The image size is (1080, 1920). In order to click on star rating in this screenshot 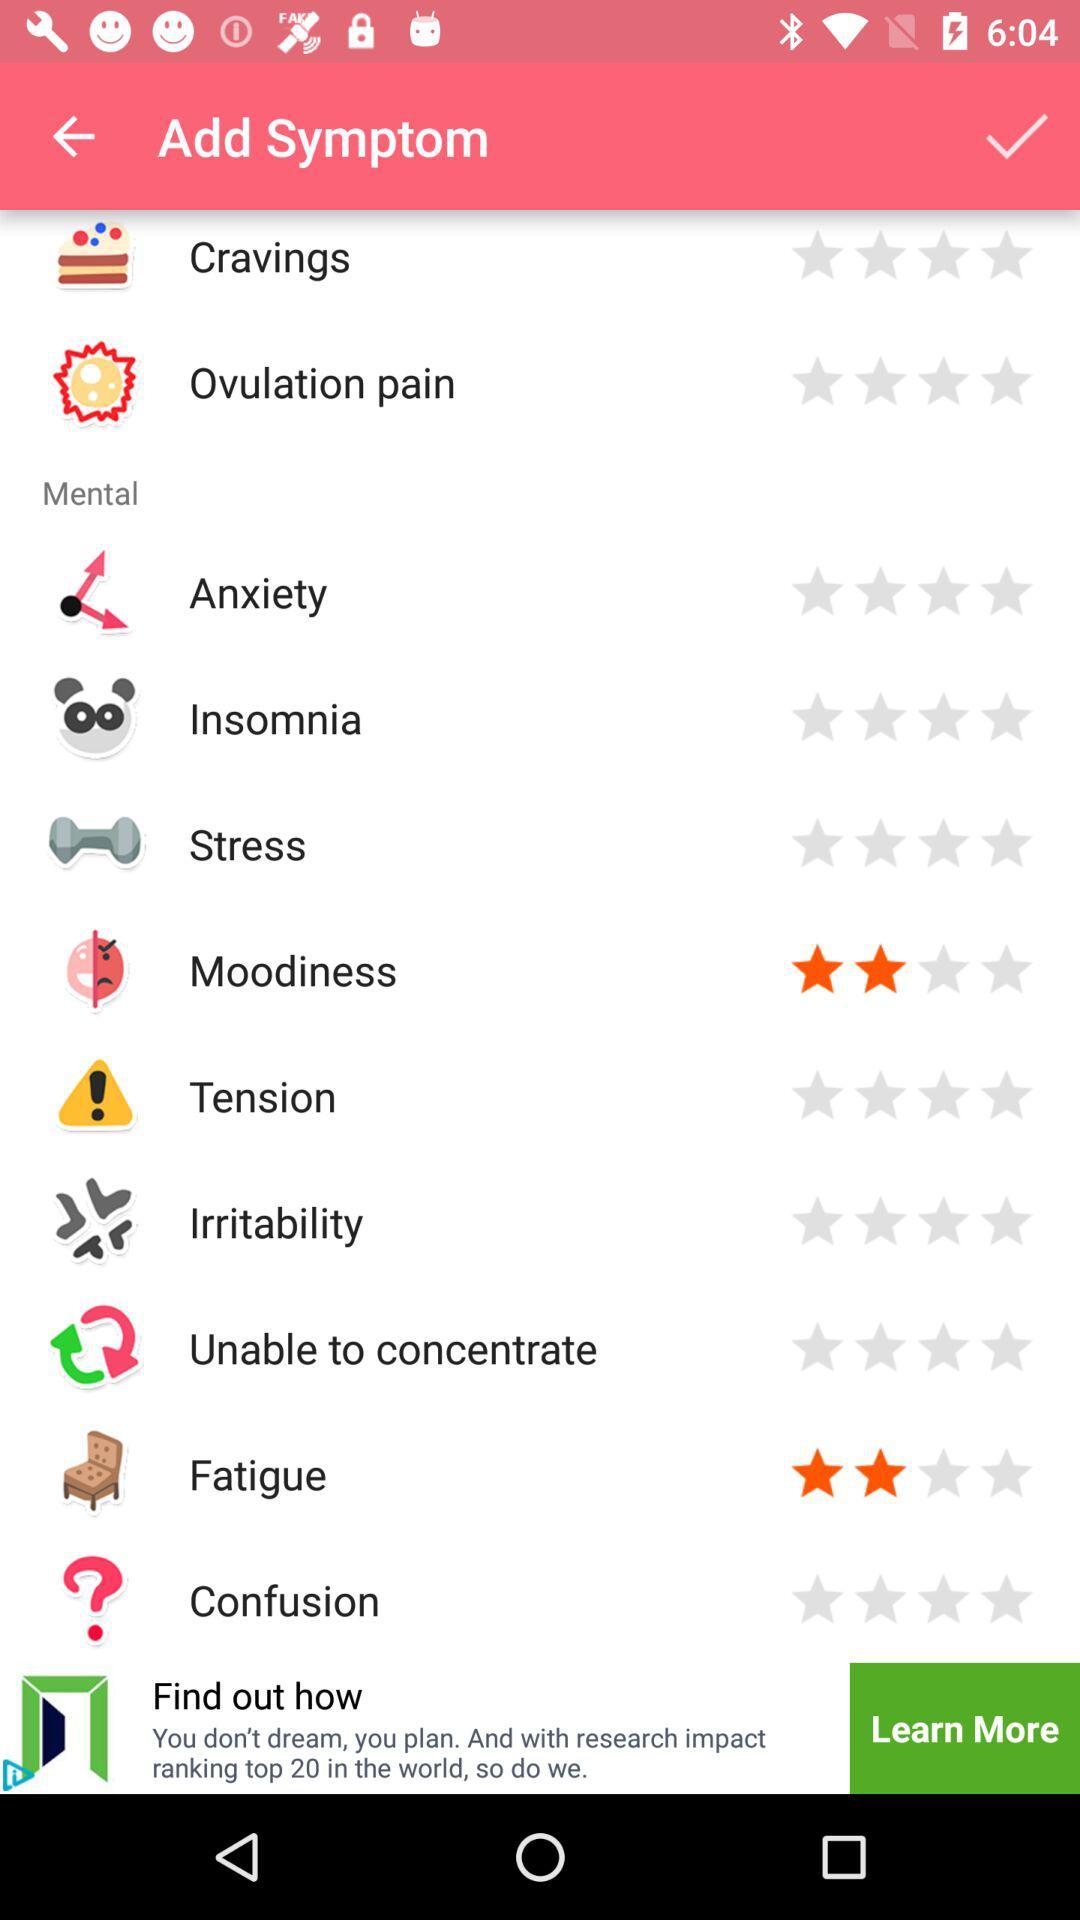, I will do `click(879, 843)`.